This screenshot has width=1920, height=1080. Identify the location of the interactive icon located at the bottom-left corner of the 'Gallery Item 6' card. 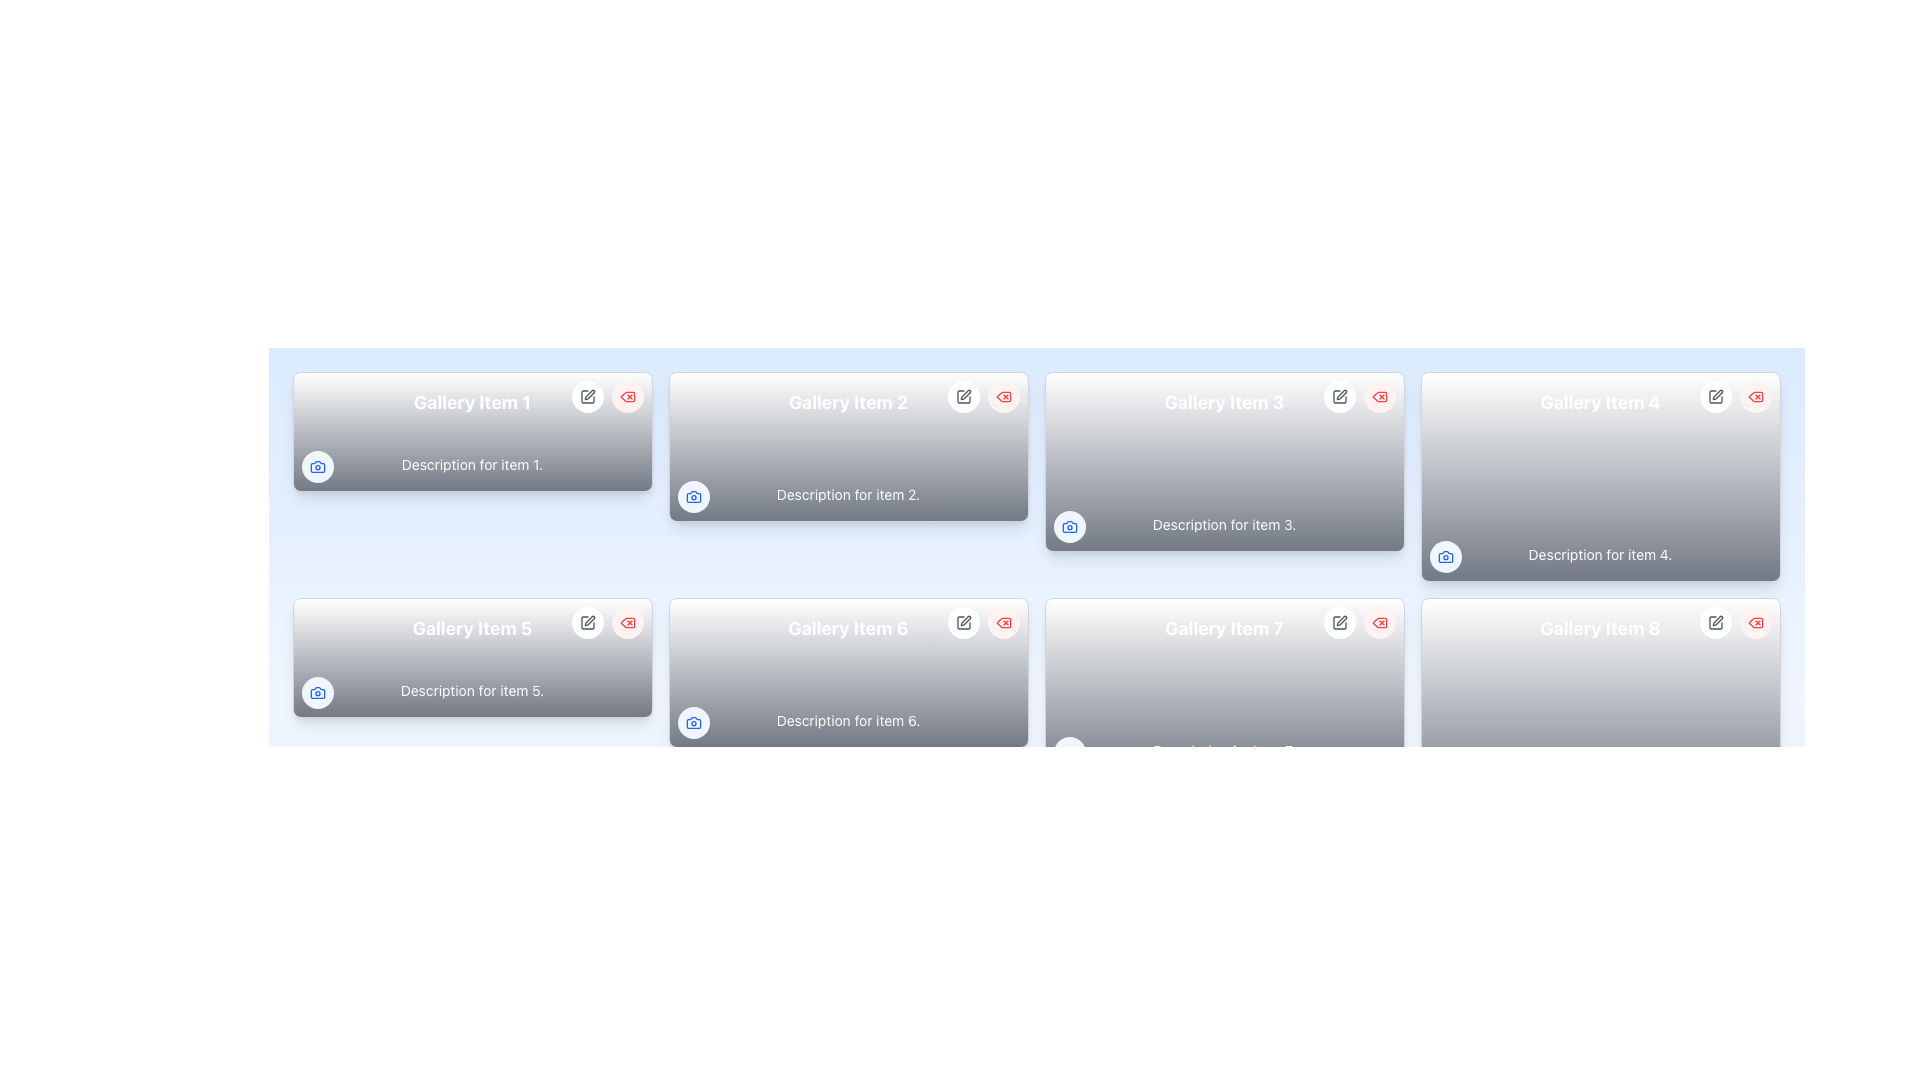
(693, 722).